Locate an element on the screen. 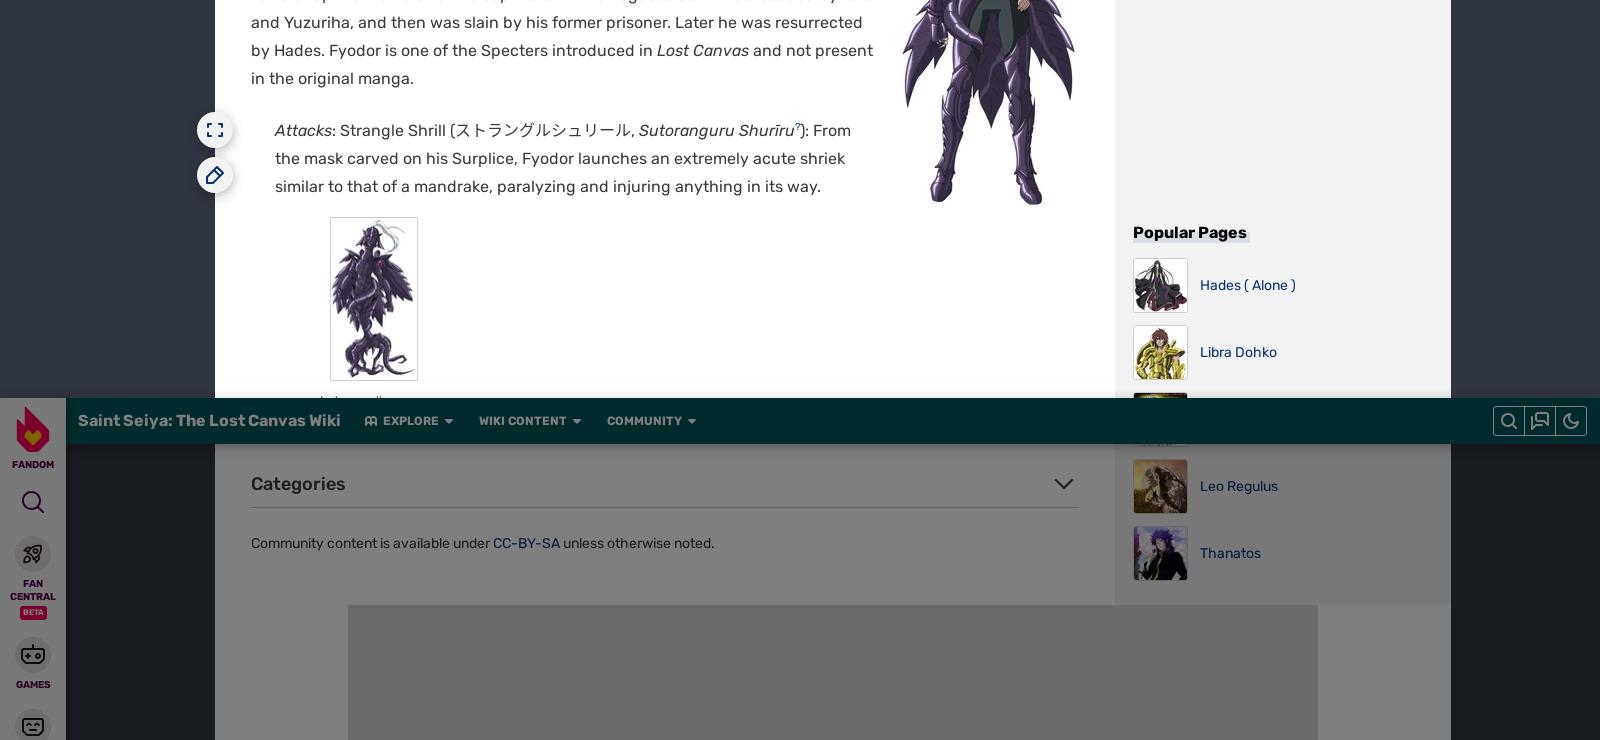 This screenshot has width=1600, height=740. 'Fandom' is located at coordinates (367, 8).